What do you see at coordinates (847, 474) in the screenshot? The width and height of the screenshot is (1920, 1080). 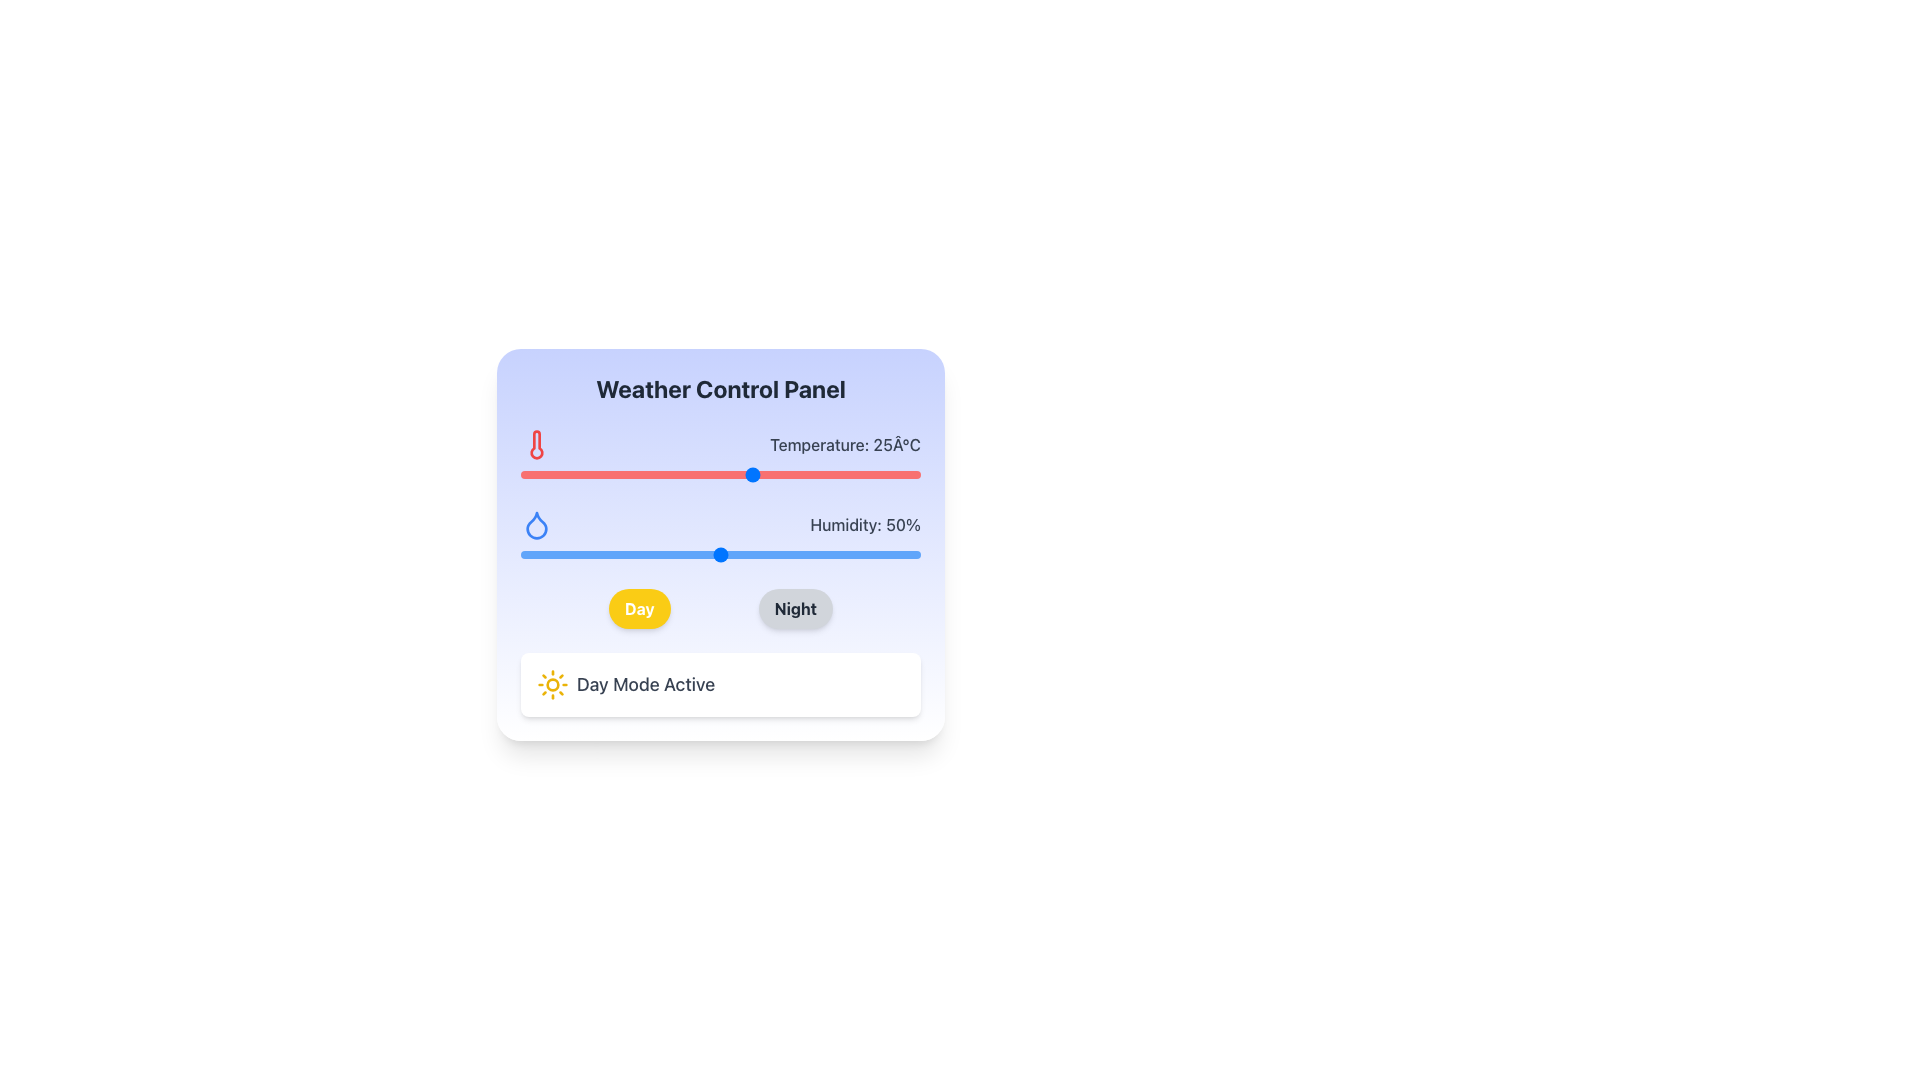 I see `the temperature` at bounding box center [847, 474].